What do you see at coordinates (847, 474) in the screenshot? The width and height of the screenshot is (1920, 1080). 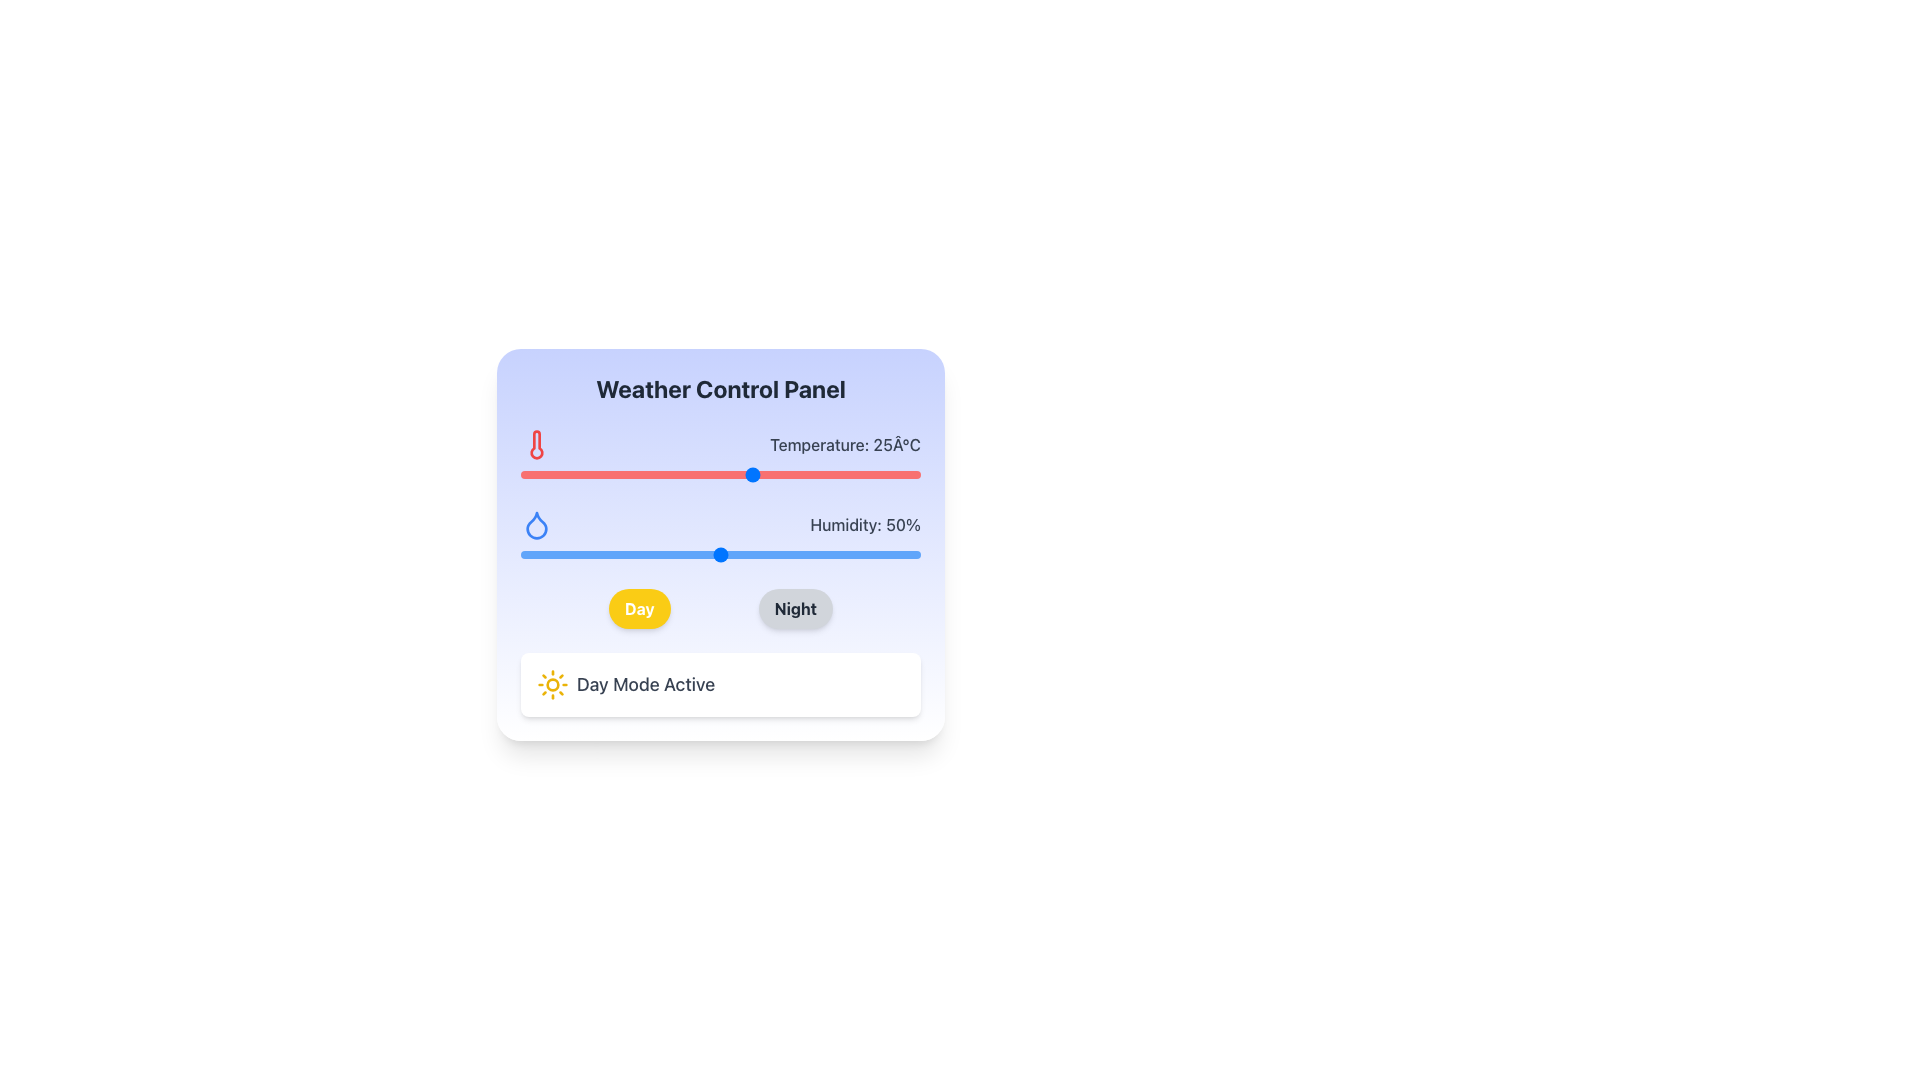 I see `the temperature` at bounding box center [847, 474].